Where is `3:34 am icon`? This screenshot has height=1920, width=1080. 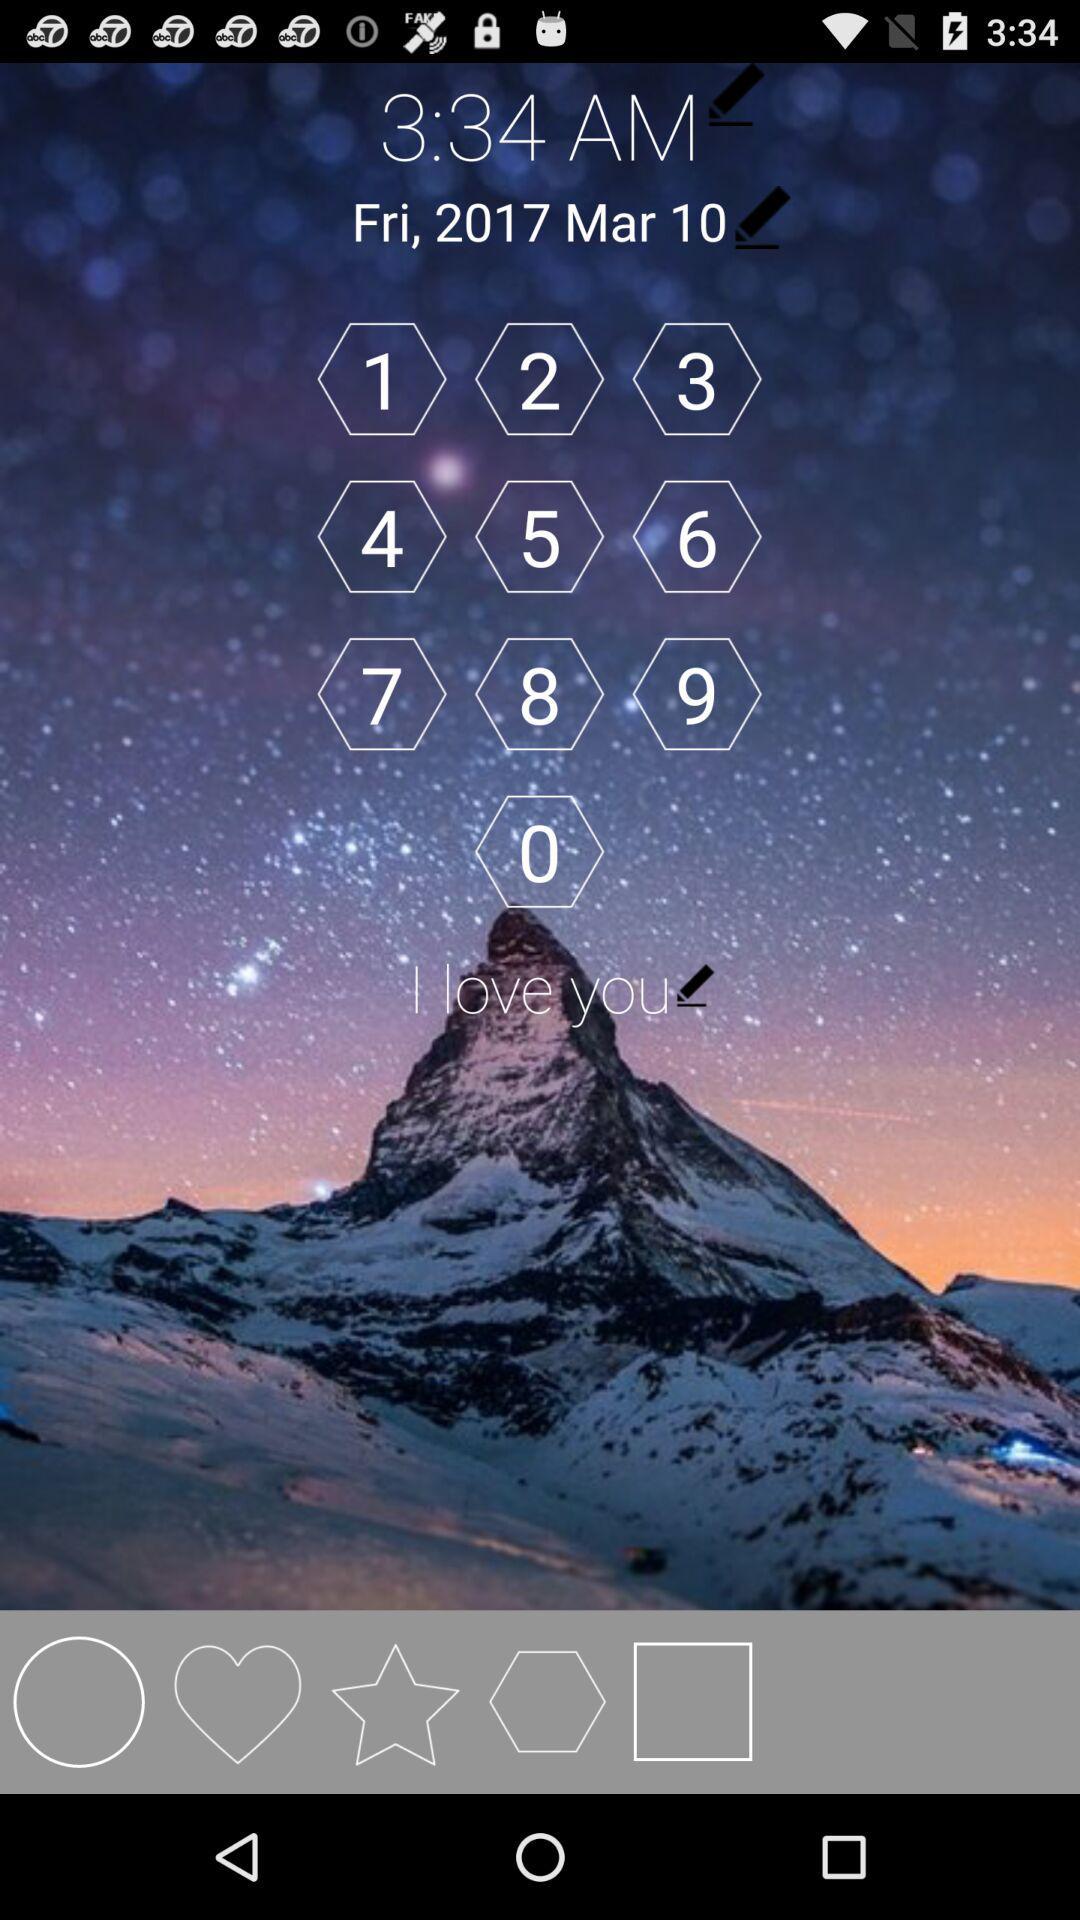 3:34 am icon is located at coordinates (540, 123).